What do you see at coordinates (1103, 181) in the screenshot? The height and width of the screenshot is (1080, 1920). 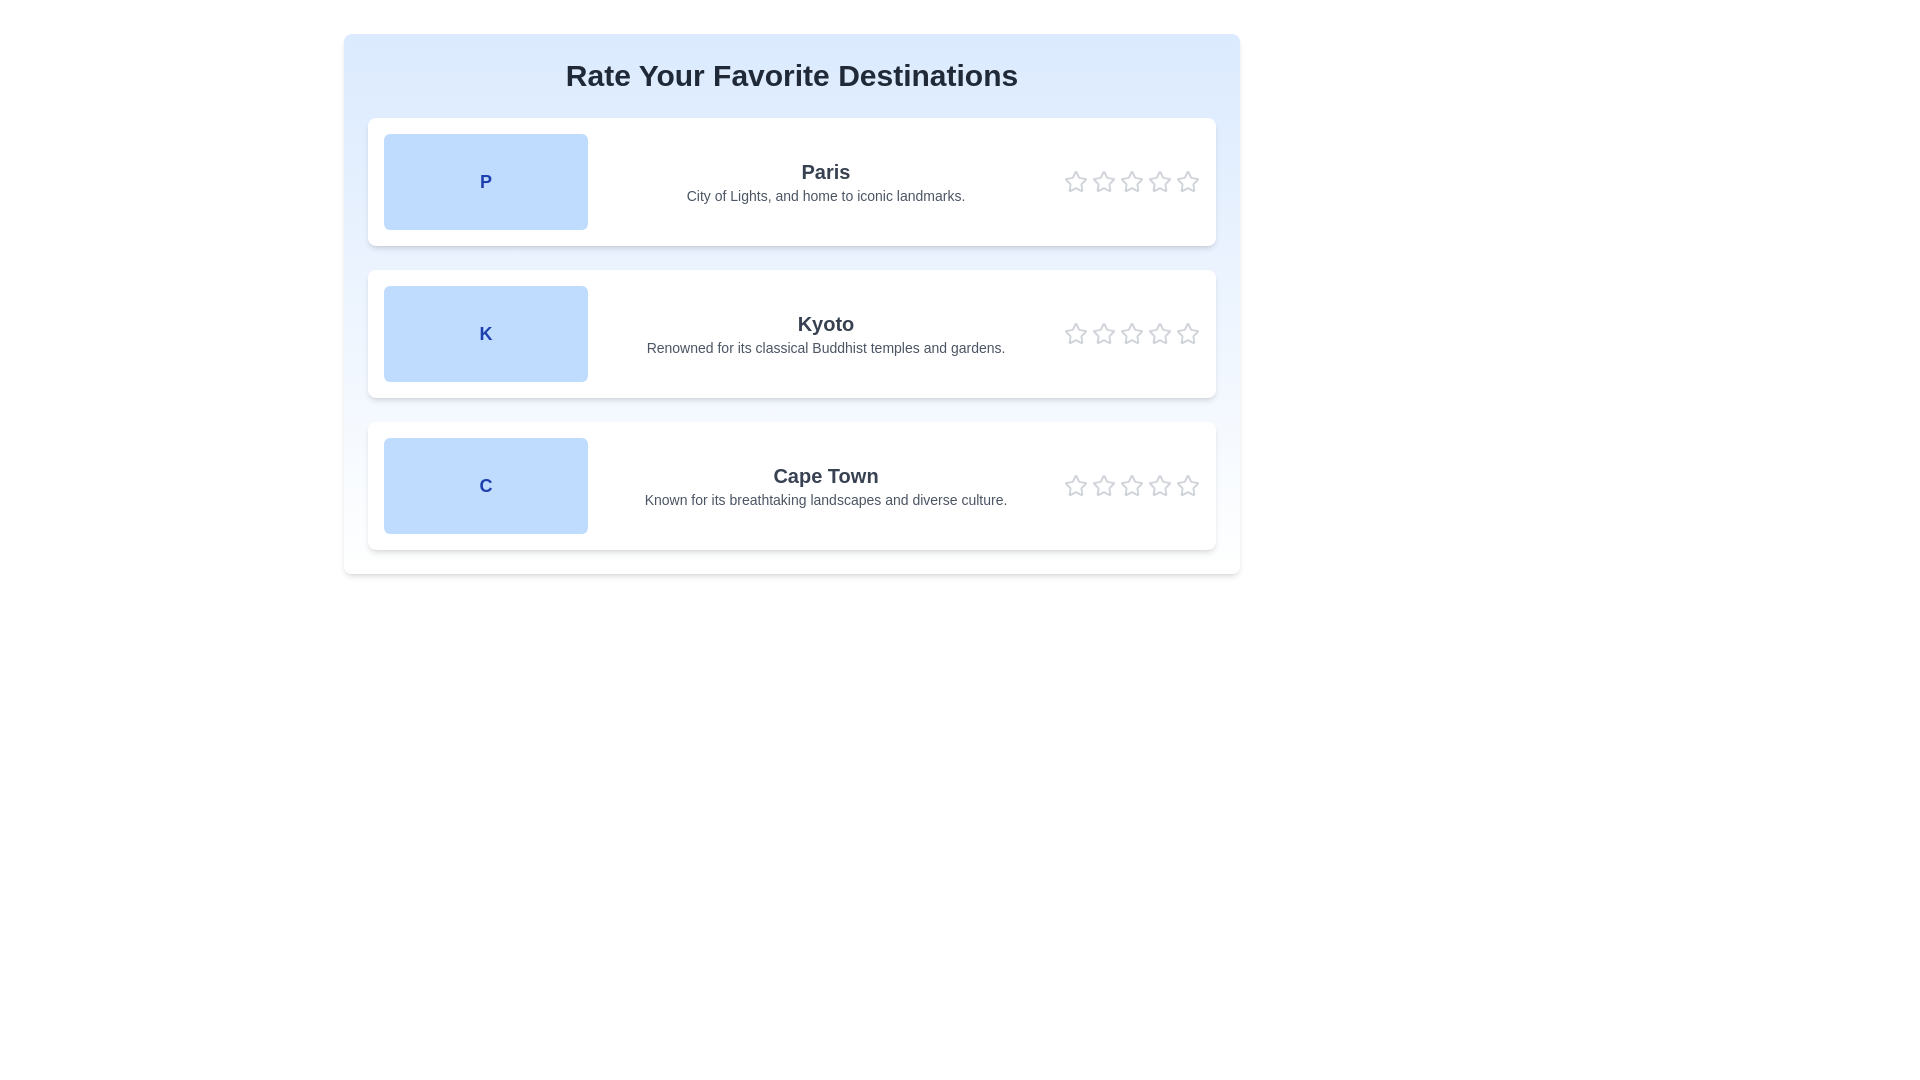 I see `the second rating star icon for the 'Paris' destination` at bounding box center [1103, 181].